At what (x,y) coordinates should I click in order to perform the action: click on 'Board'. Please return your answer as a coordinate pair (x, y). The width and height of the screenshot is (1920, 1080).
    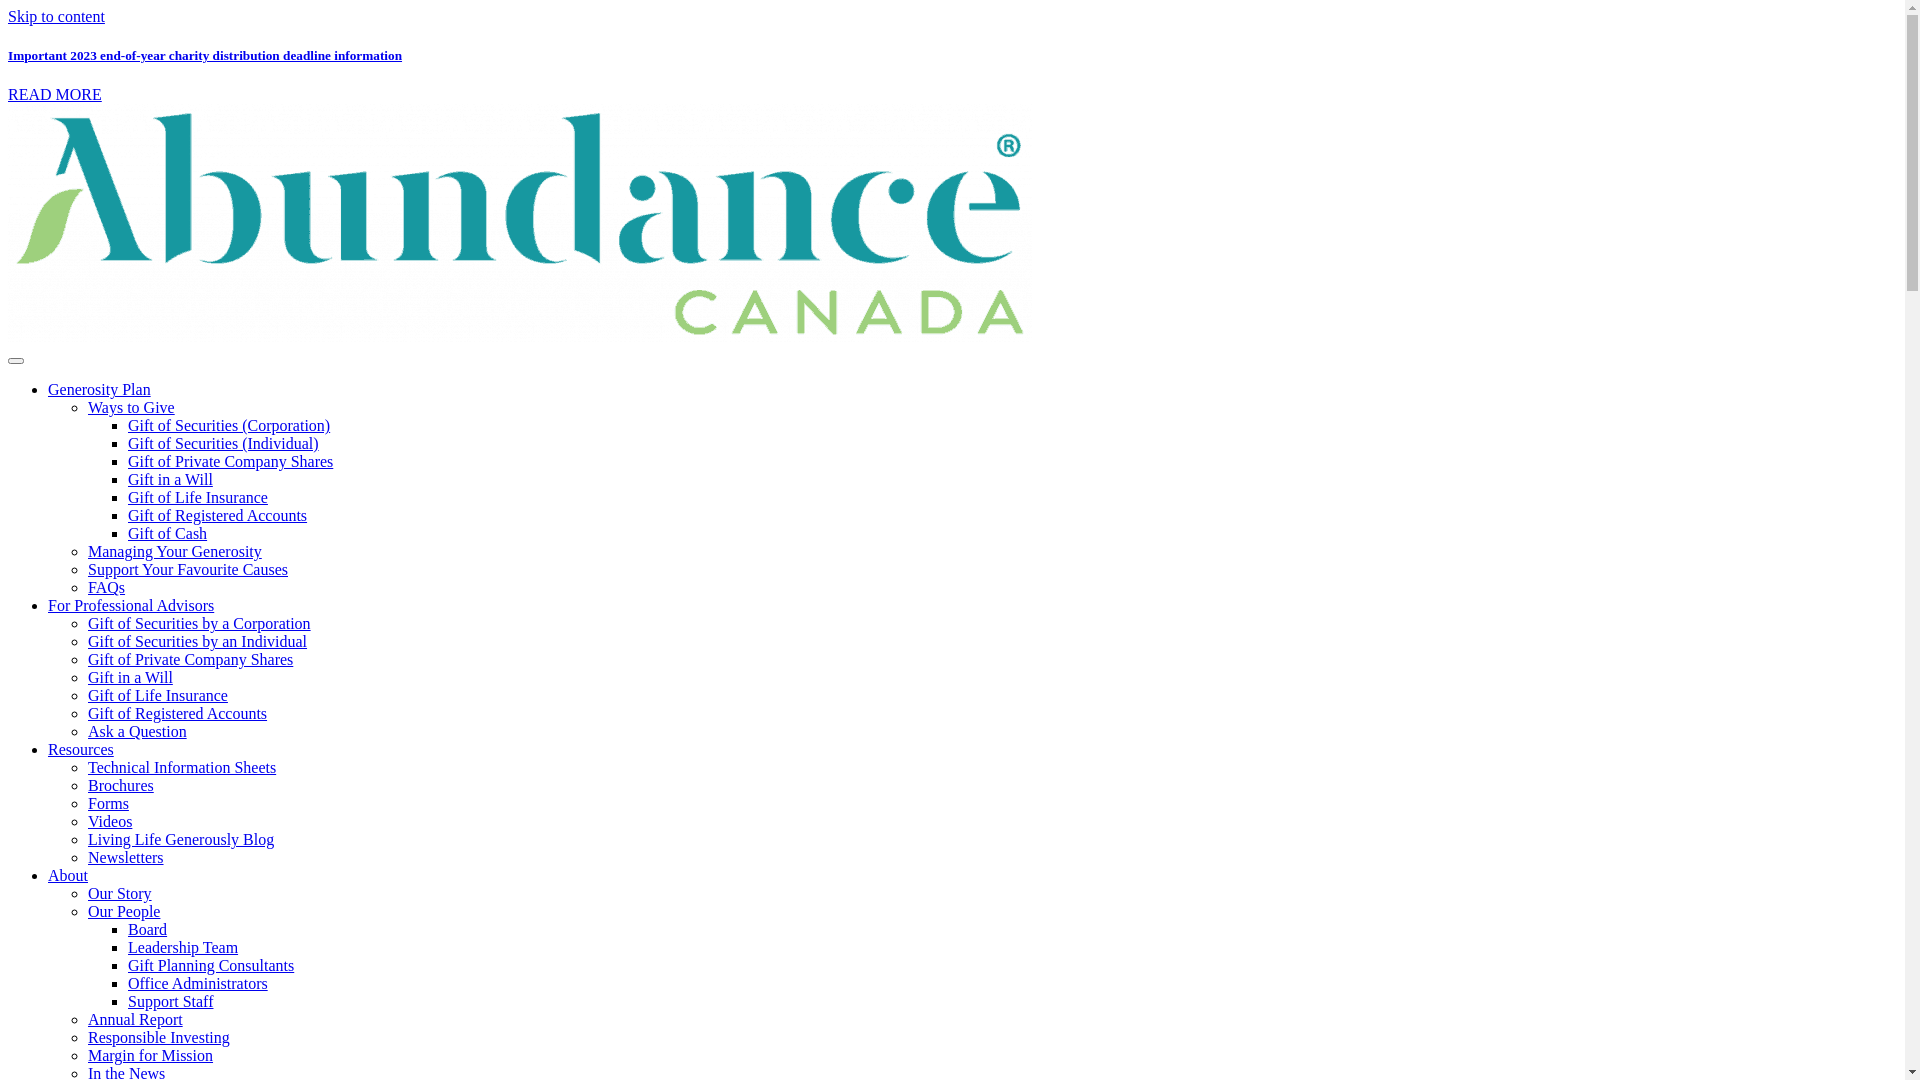
    Looking at the image, I should click on (146, 929).